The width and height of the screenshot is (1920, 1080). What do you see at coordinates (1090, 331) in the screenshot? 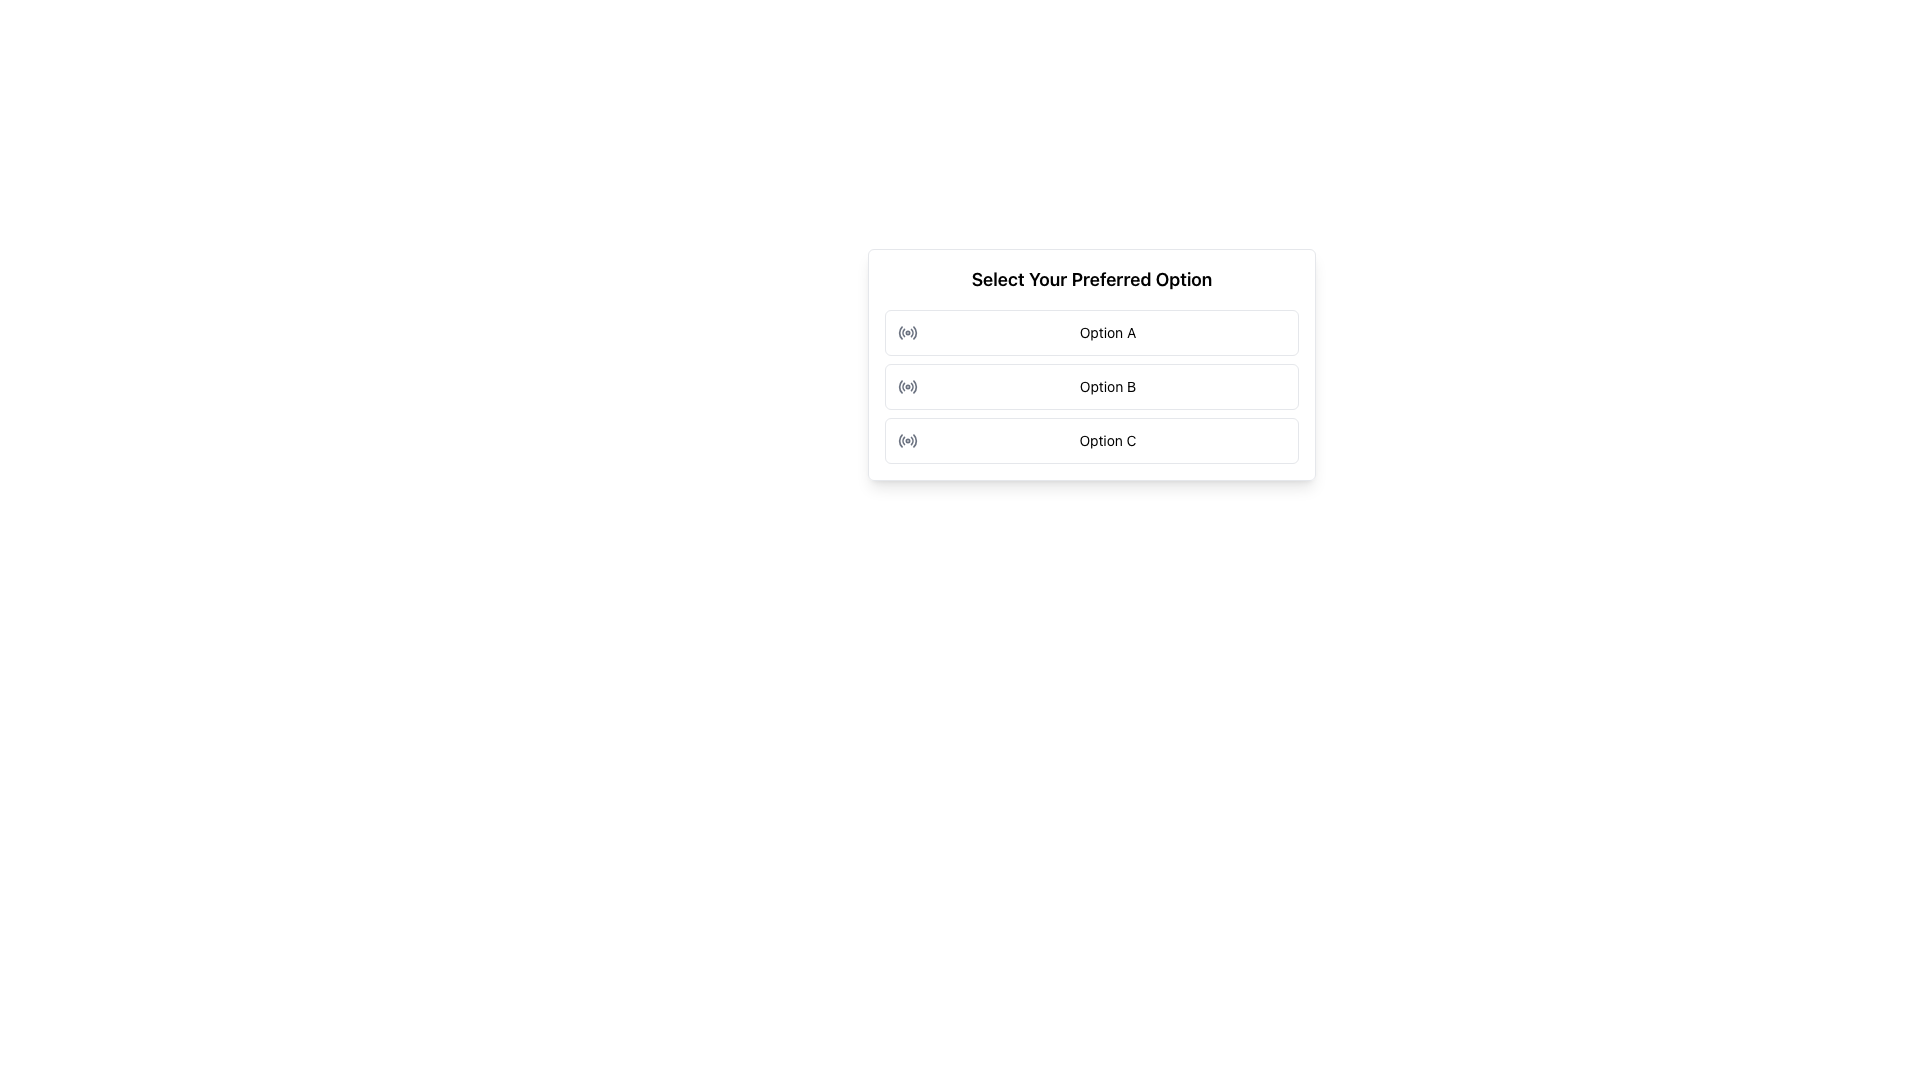
I see `the first selectable option labeled 'Option A' in the list` at bounding box center [1090, 331].